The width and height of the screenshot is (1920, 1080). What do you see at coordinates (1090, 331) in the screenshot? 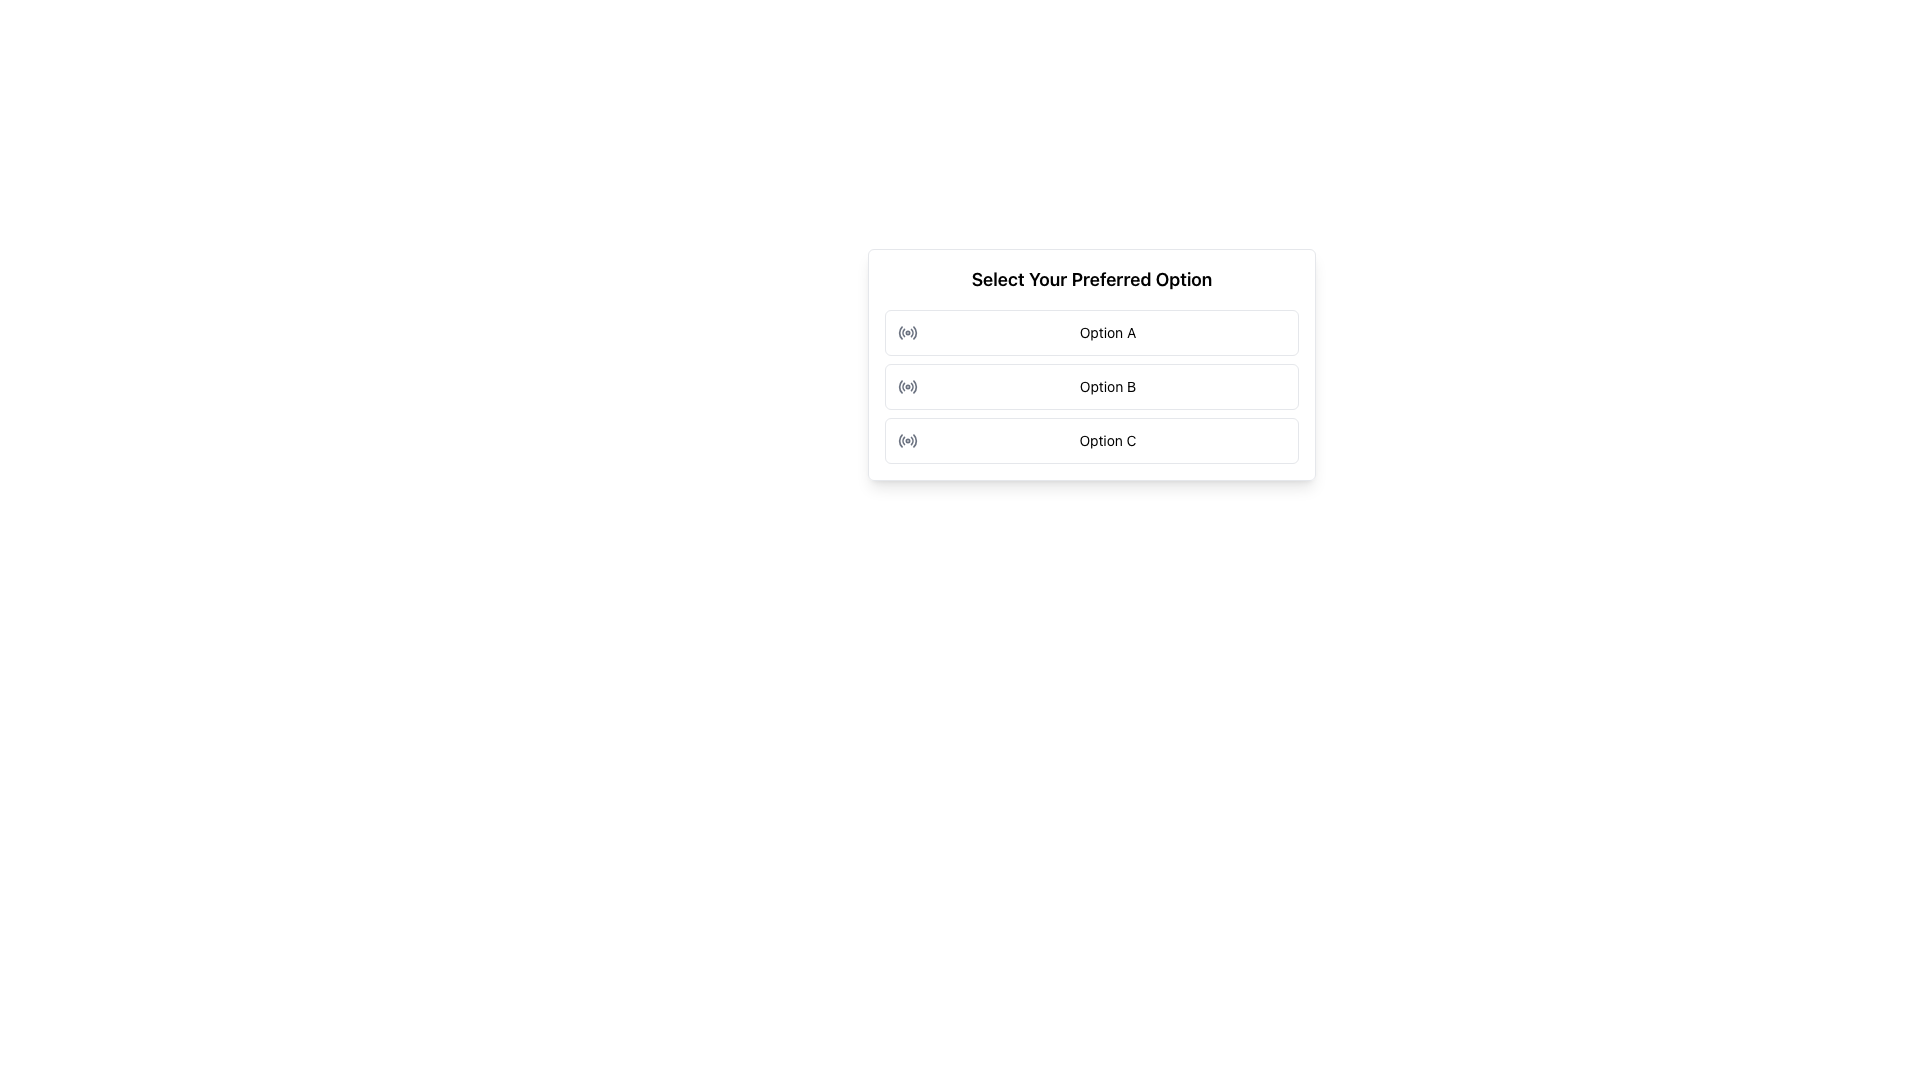
I see `the first selectable option labeled 'Option A' in the list` at bounding box center [1090, 331].